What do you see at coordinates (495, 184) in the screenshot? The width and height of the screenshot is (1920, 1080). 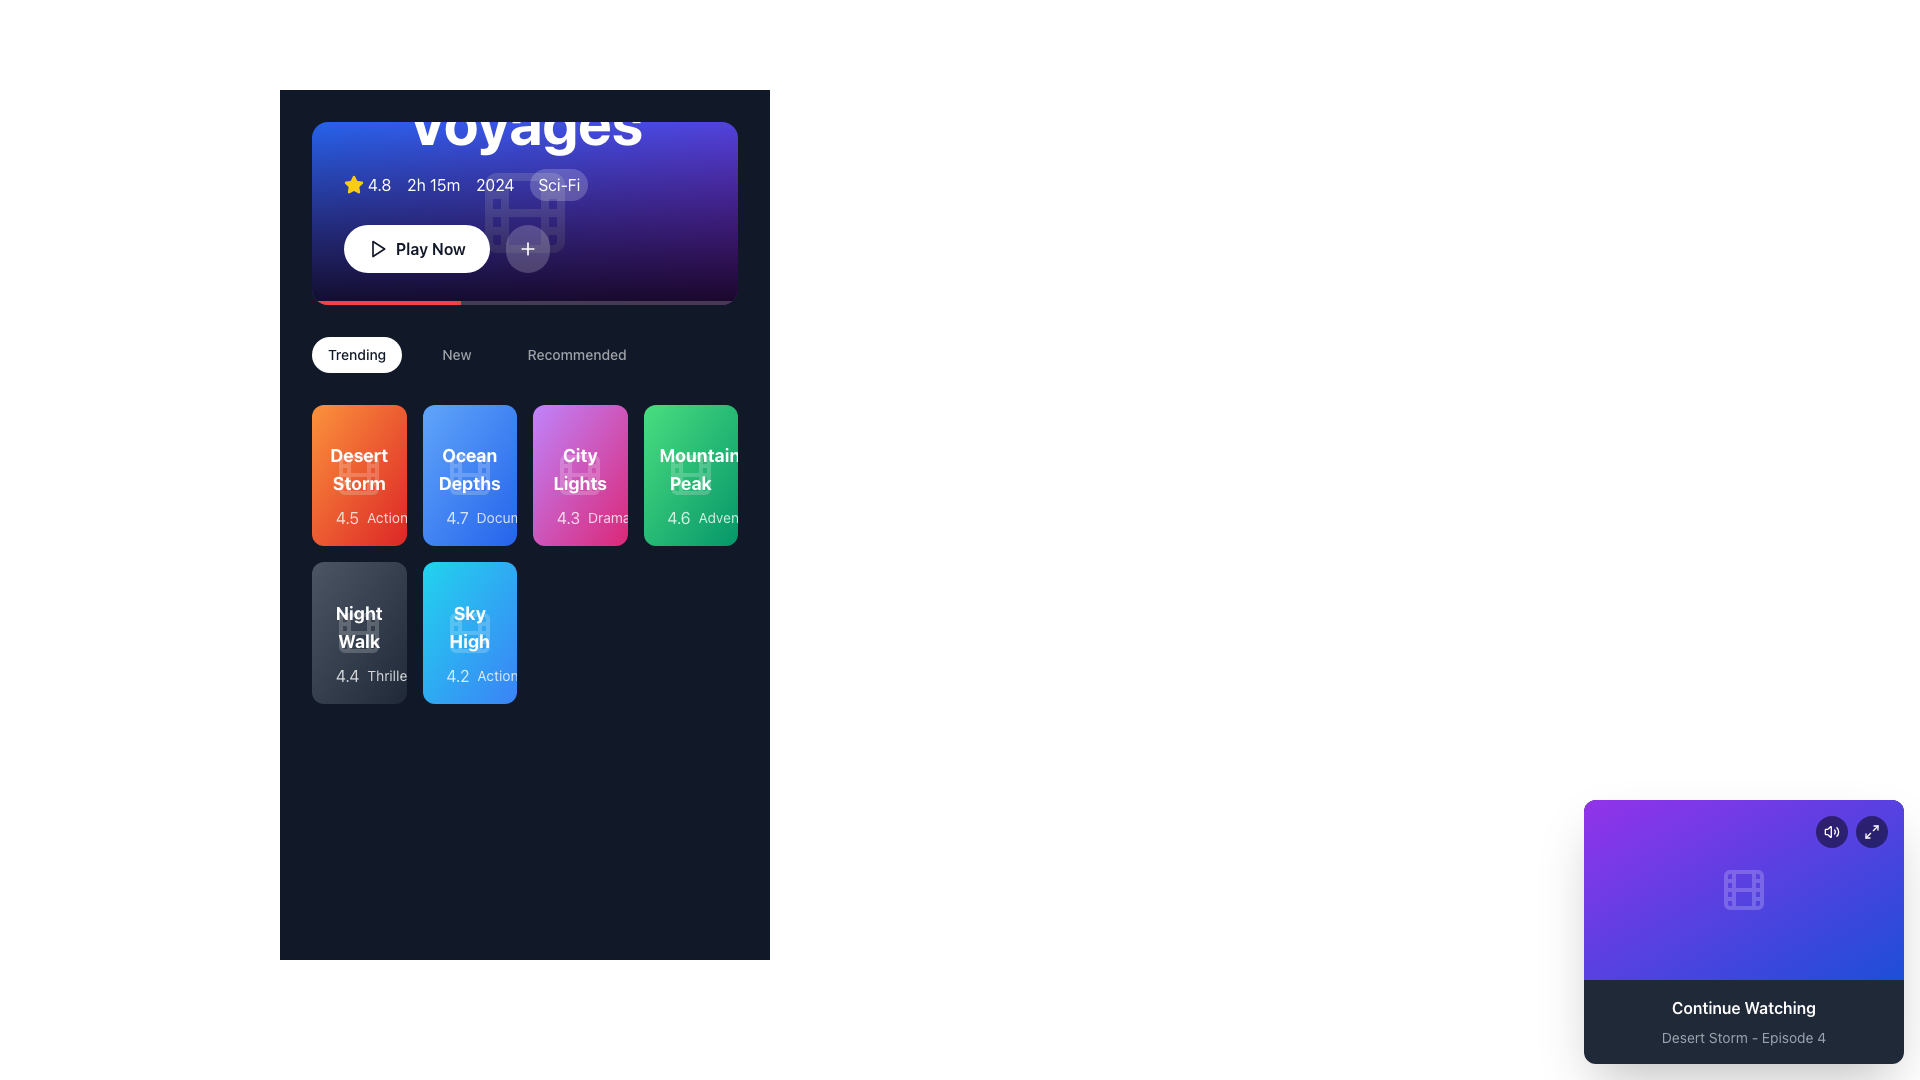 I see `the text displaying the release year '2024', which is positioned between the duration text '2h 15m' and the genre descriptor 'Sci-Fi' below the main title banner` at bounding box center [495, 184].